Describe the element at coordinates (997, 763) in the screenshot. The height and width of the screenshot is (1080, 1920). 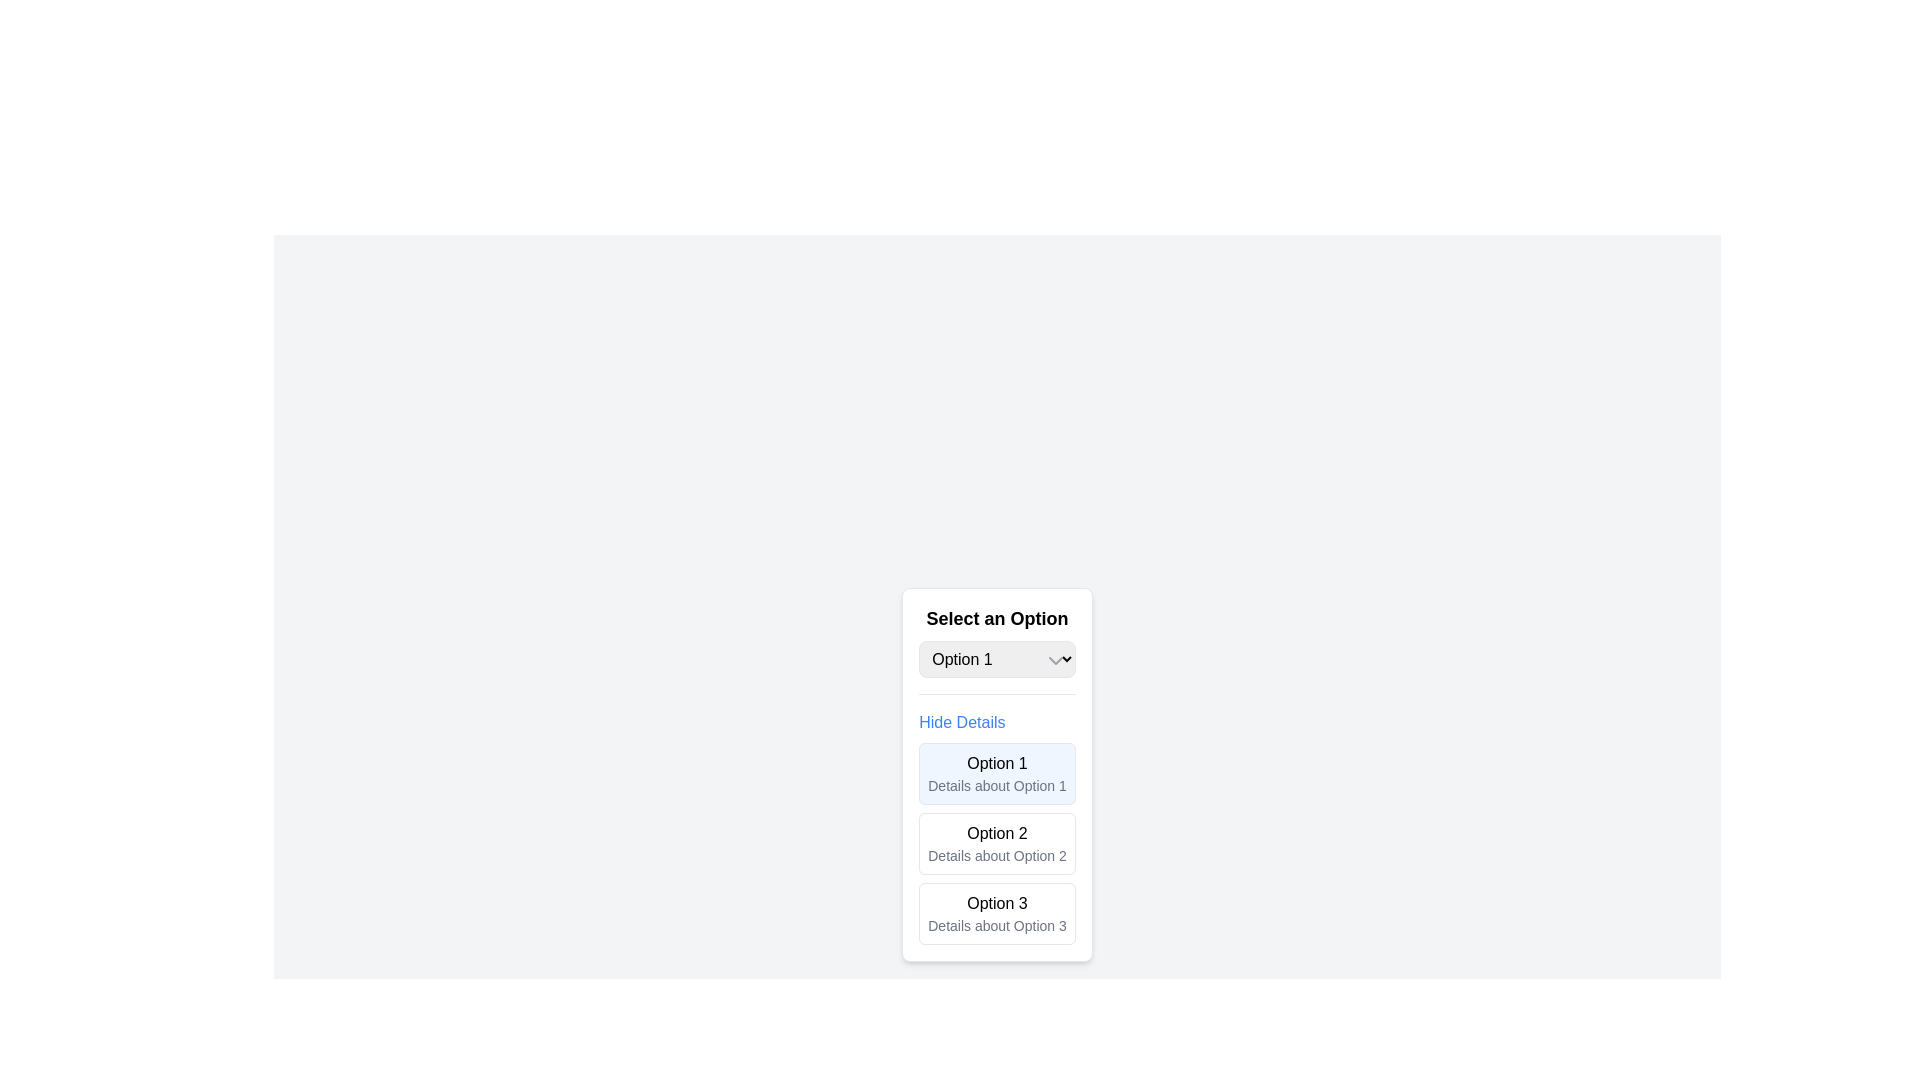
I see `text label displaying 'Option 1', which is styled with medium font weight and located at the top of a card beneath the 'Select an Option' dropdown` at that location.